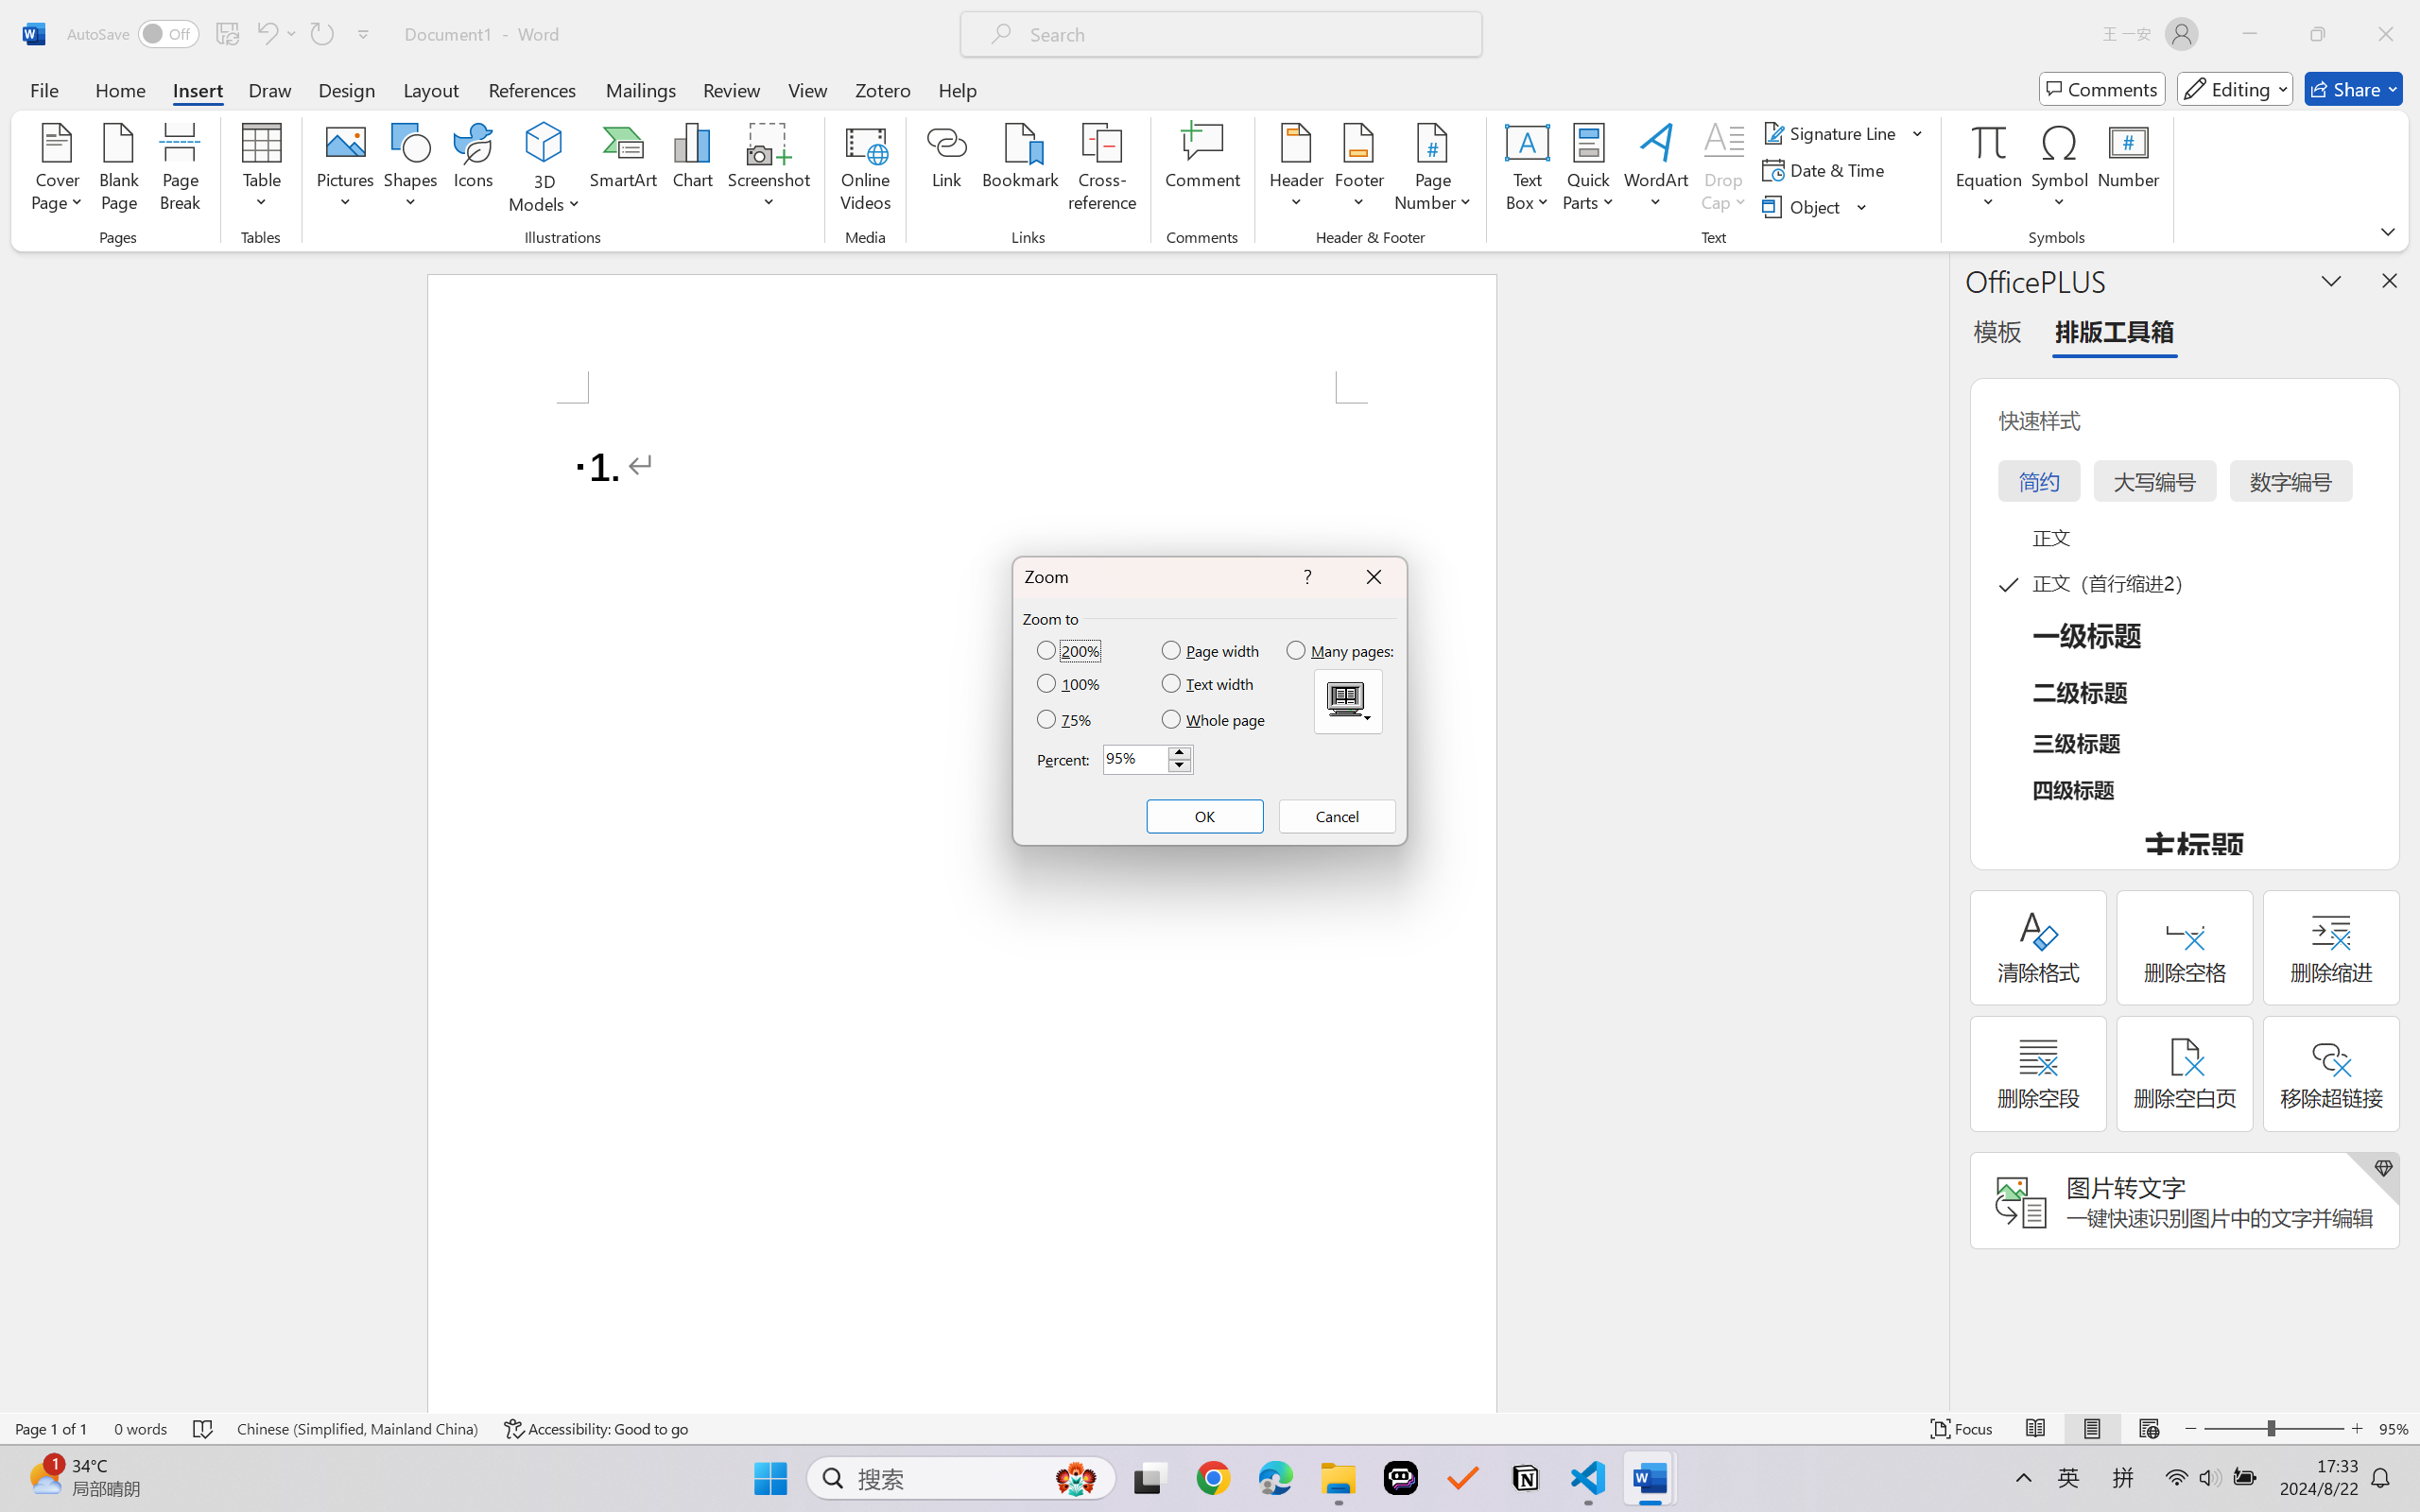  What do you see at coordinates (1294, 170) in the screenshot?
I see `'Header'` at bounding box center [1294, 170].